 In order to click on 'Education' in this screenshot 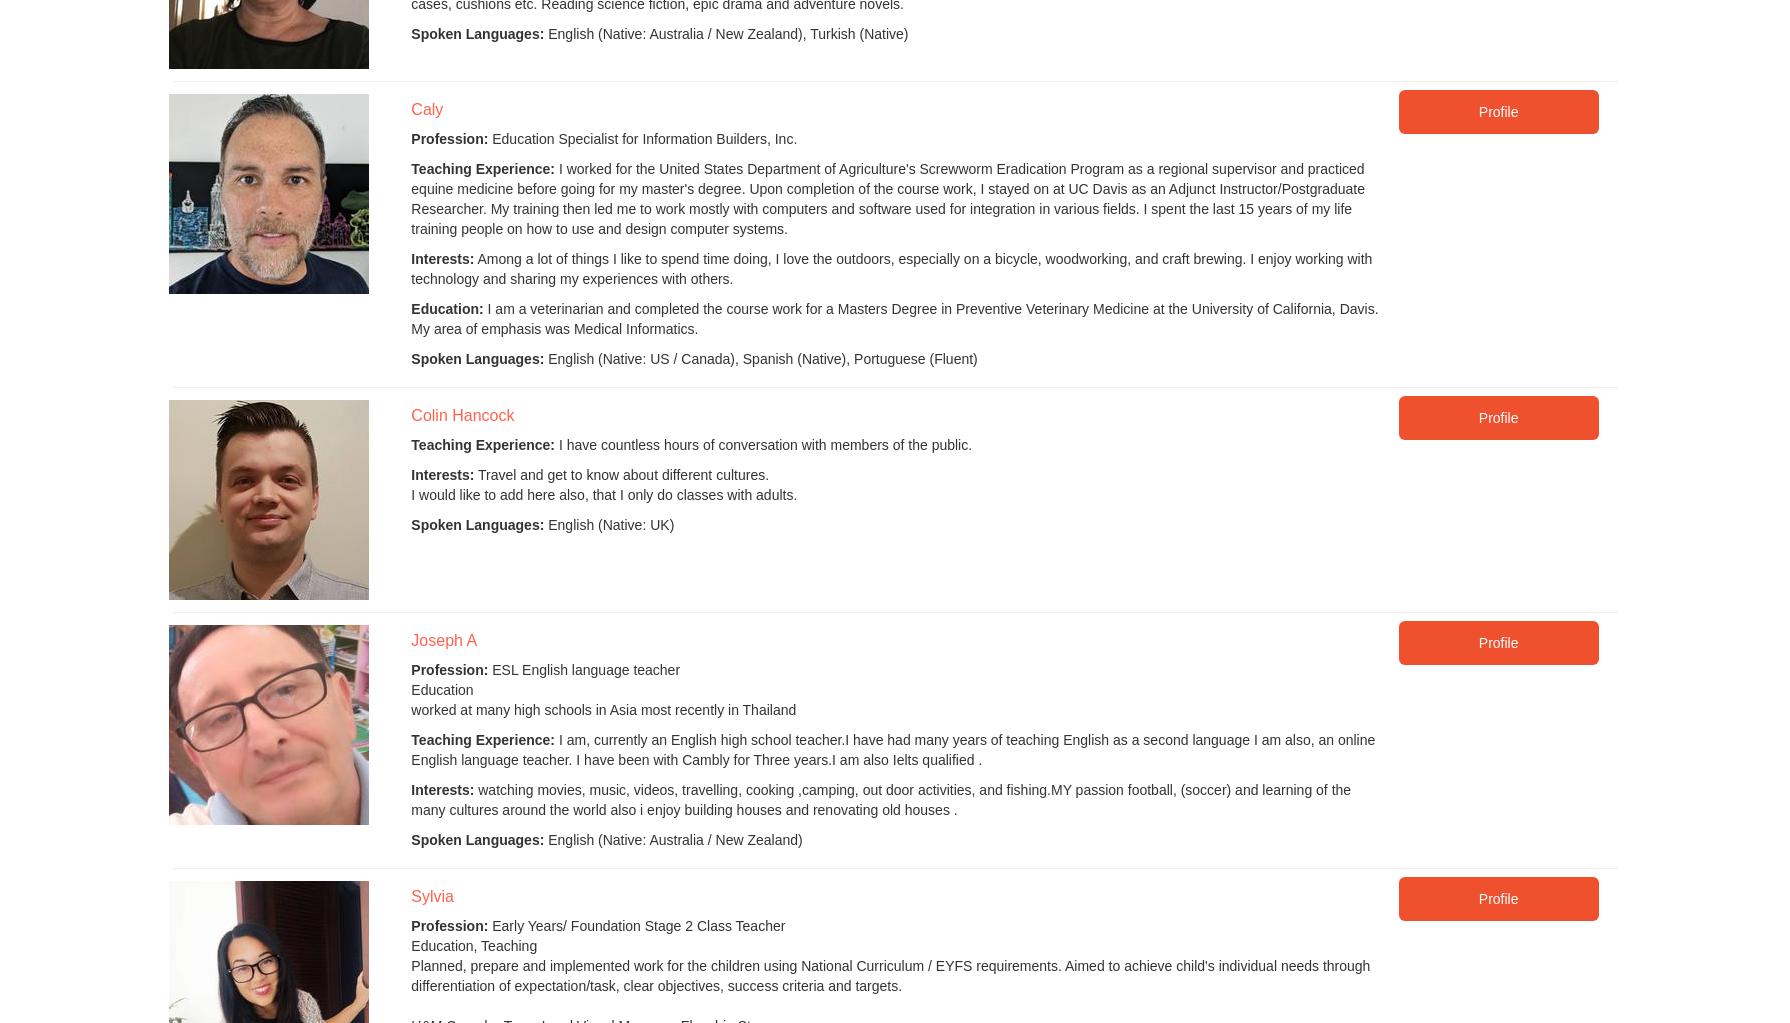, I will do `click(410, 689)`.